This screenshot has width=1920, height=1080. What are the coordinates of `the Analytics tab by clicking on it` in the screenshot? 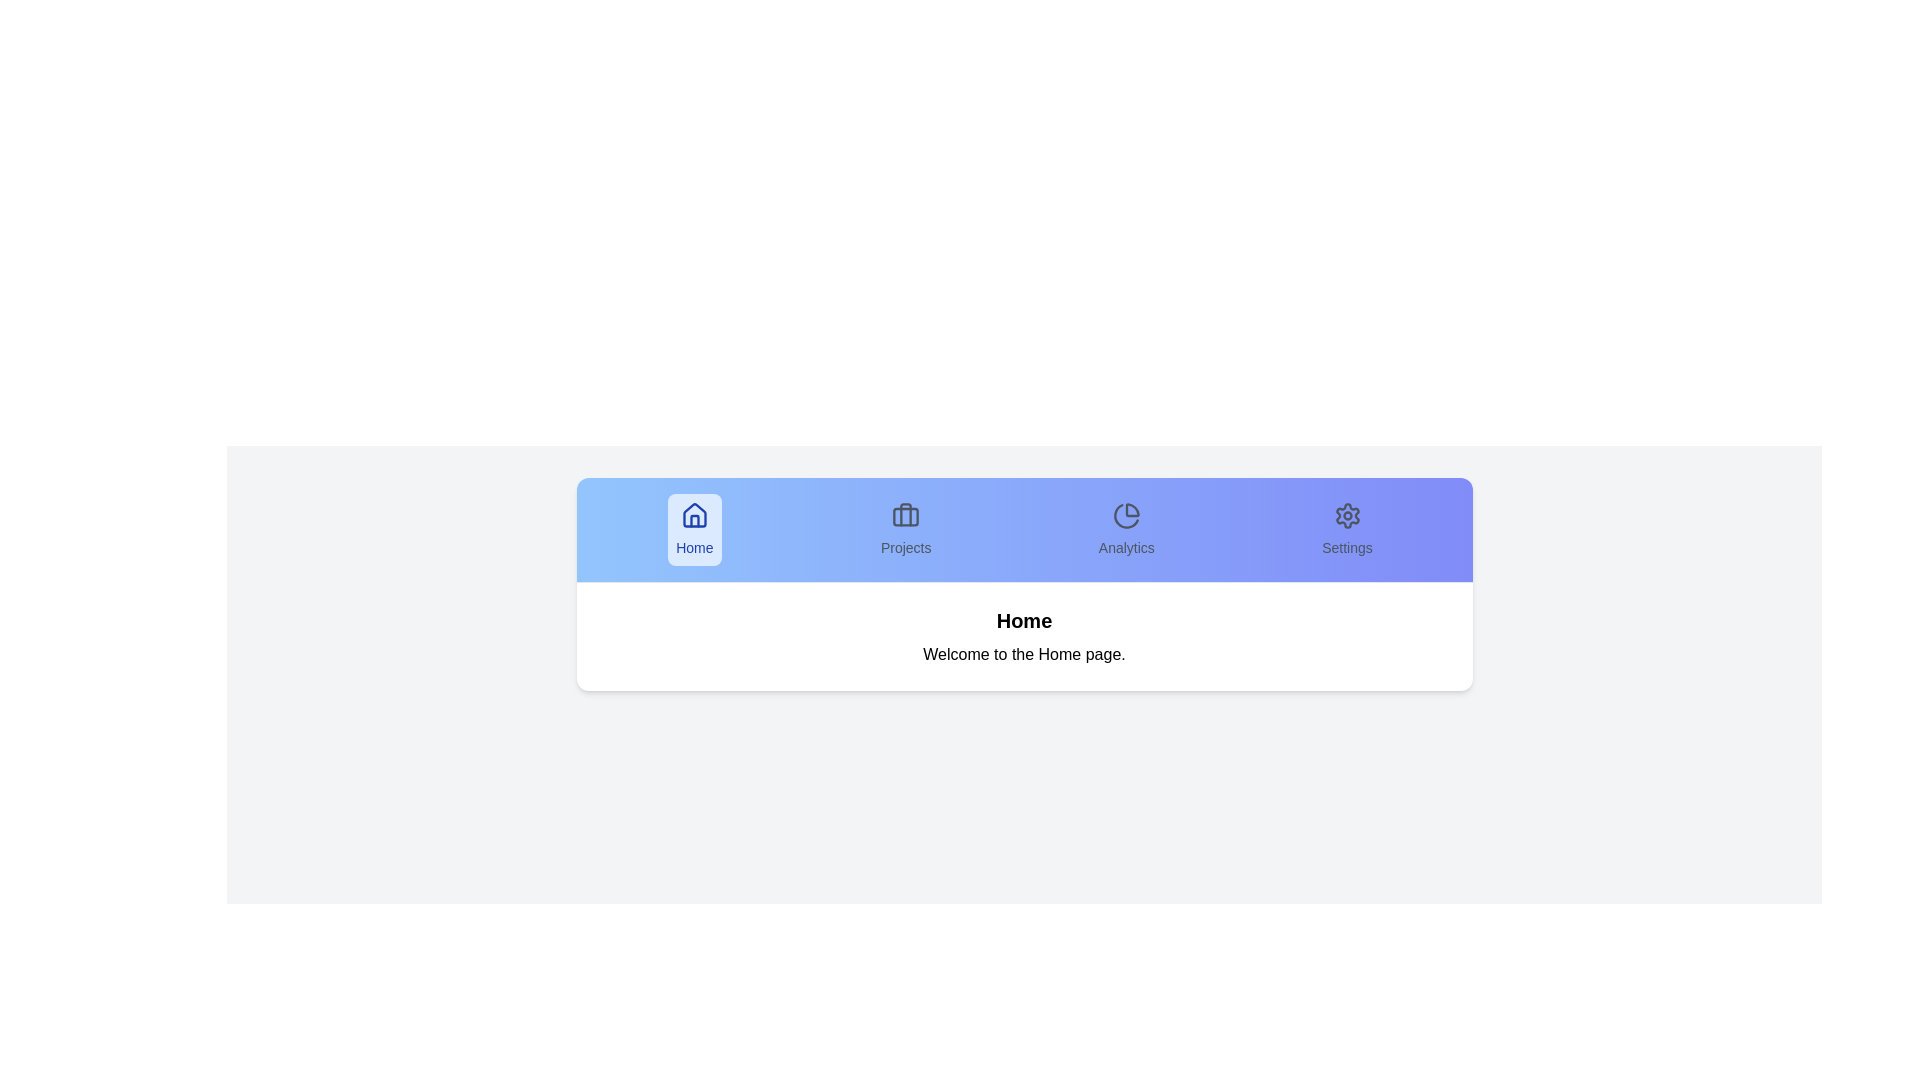 It's located at (1126, 528).